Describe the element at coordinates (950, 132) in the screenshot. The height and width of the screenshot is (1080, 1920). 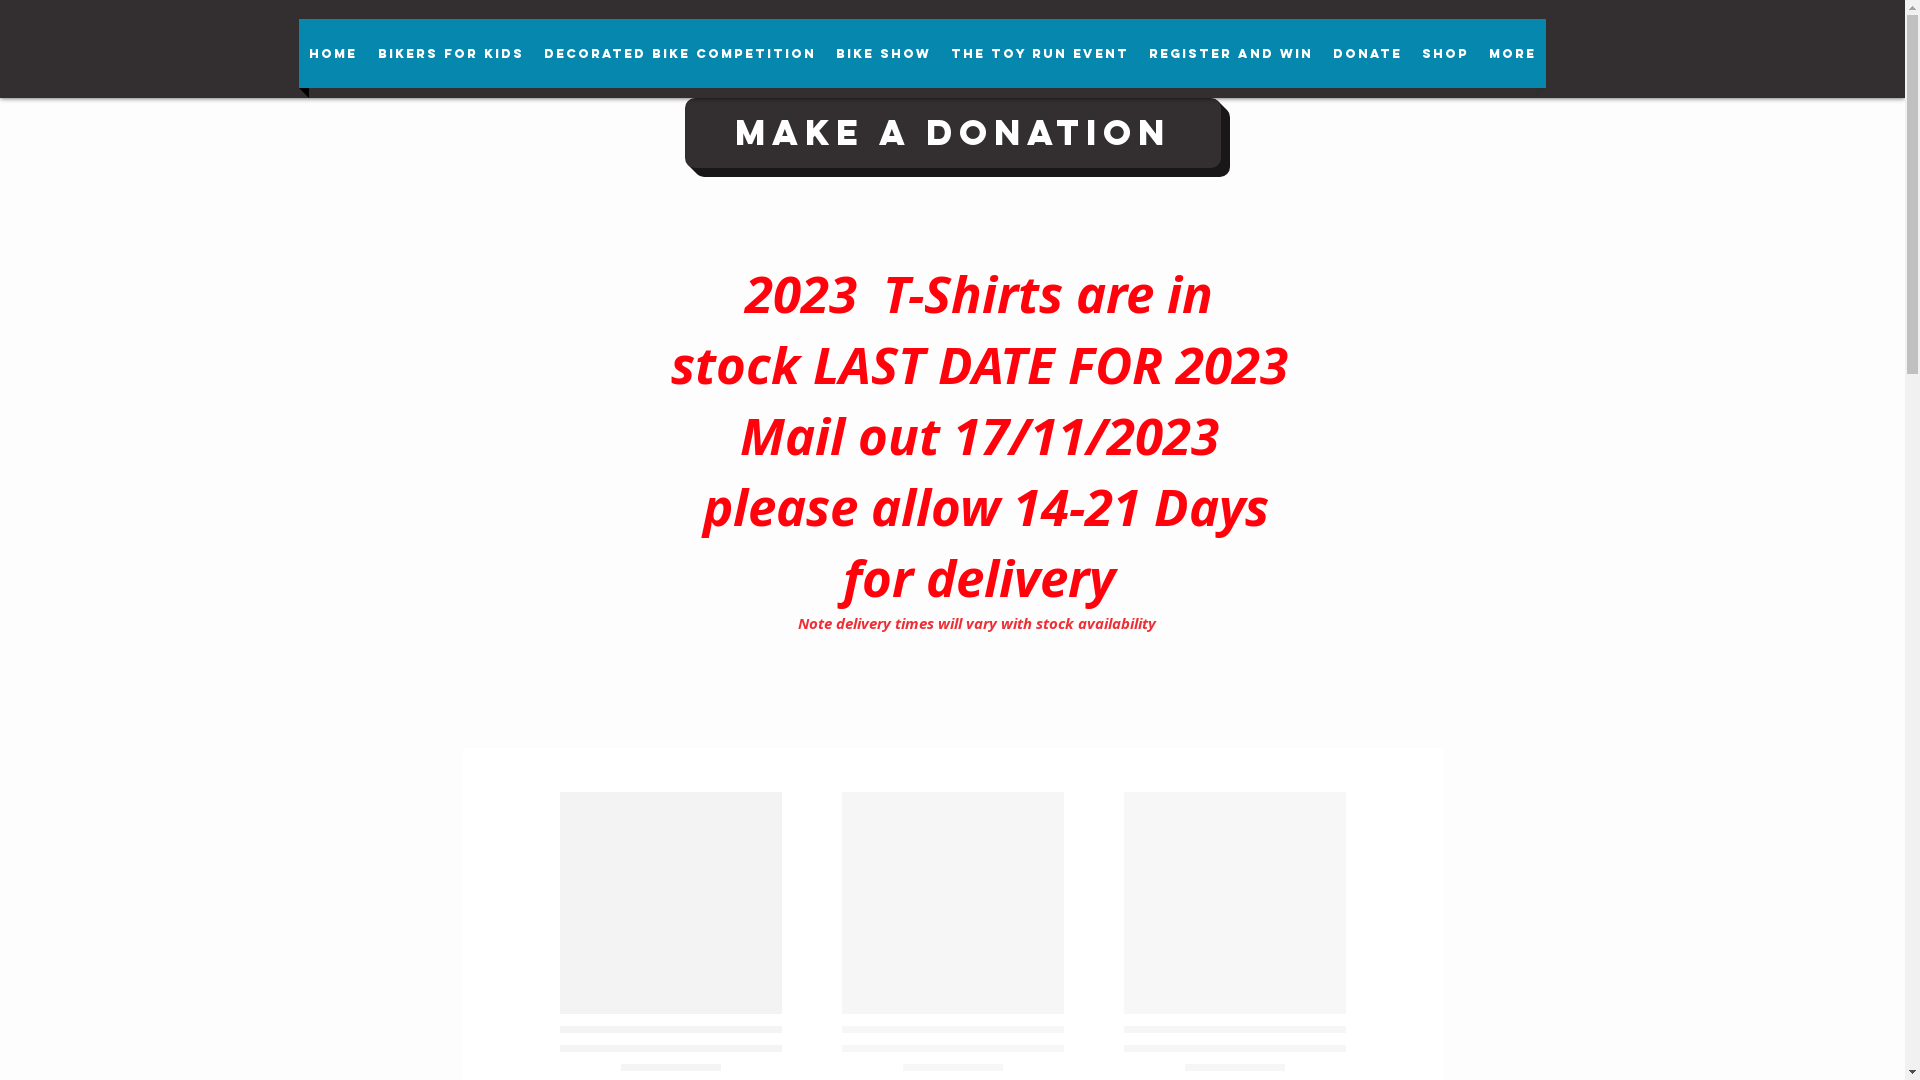
I see `'Make a Donation'` at that location.